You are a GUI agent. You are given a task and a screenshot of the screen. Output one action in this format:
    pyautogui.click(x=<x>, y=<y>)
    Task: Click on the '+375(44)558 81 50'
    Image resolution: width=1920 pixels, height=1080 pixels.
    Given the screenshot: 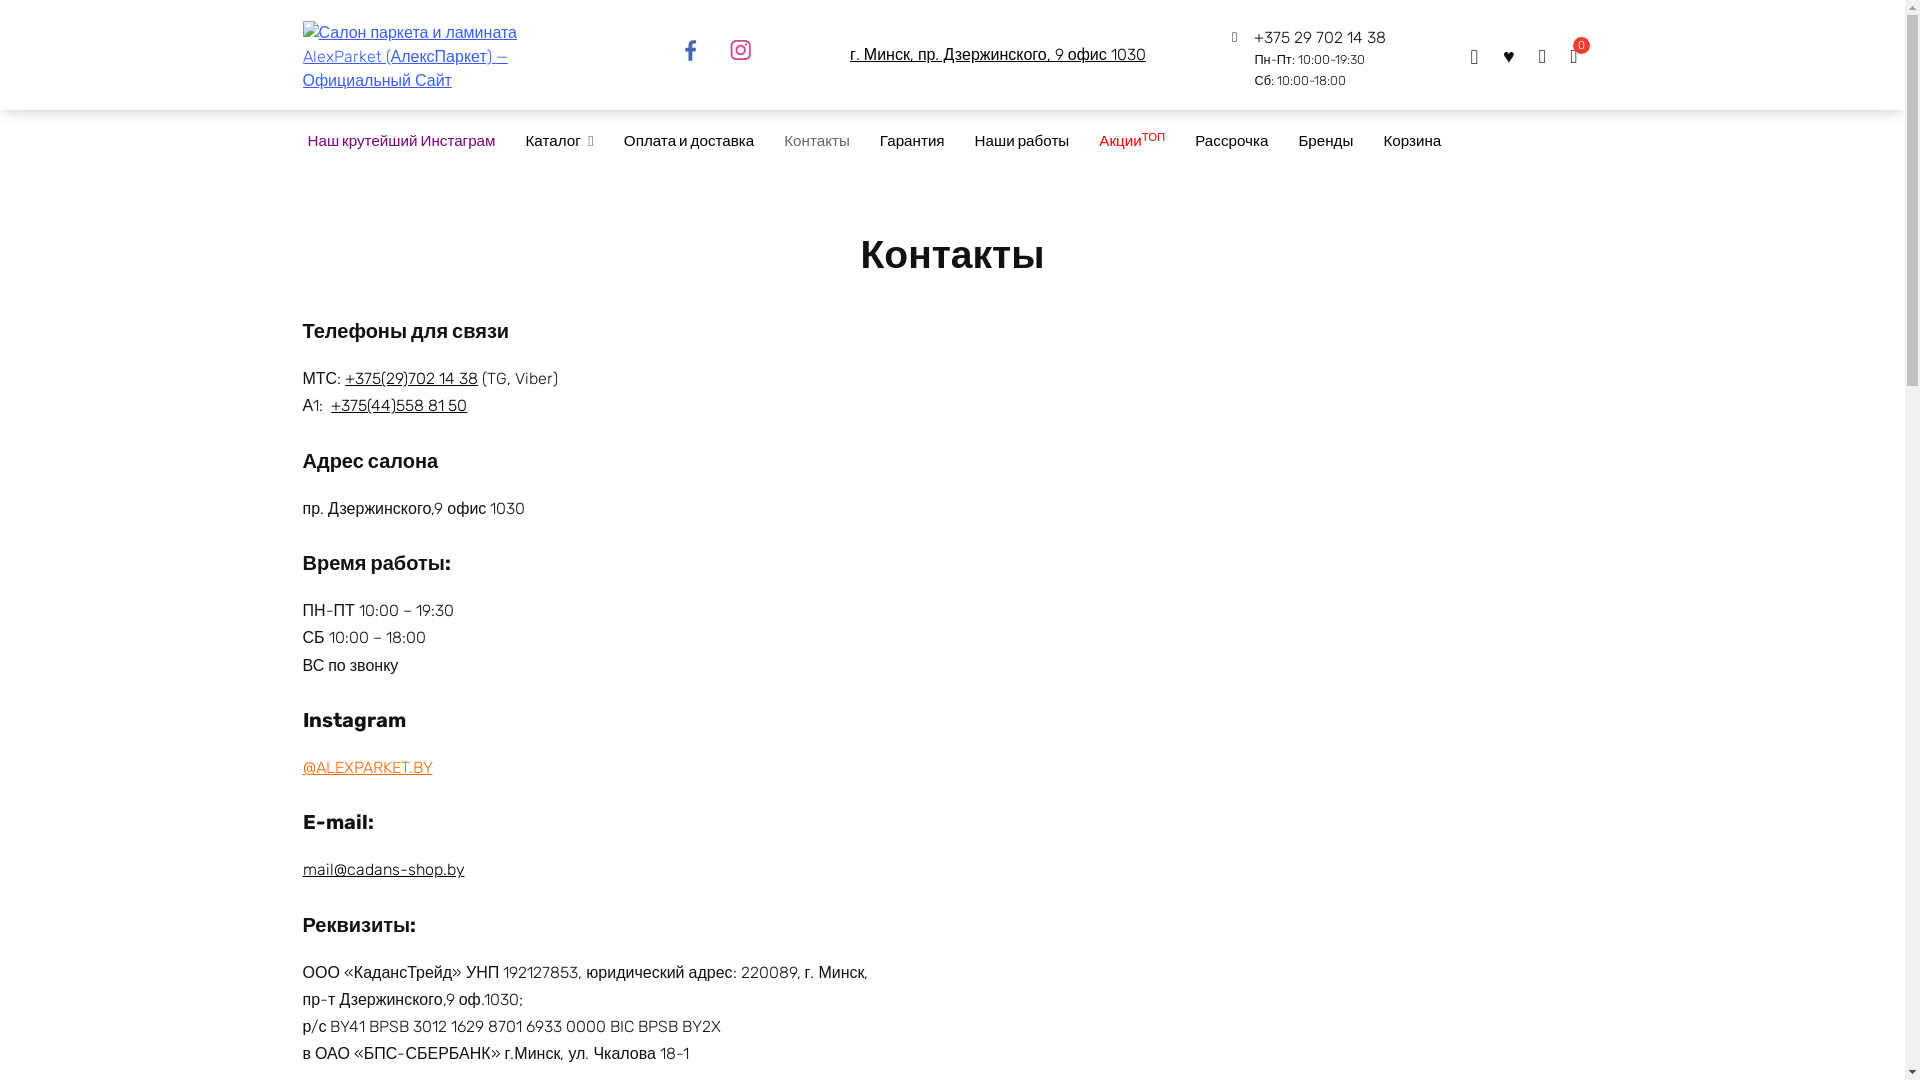 What is the action you would take?
    pyautogui.click(x=398, y=405)
    